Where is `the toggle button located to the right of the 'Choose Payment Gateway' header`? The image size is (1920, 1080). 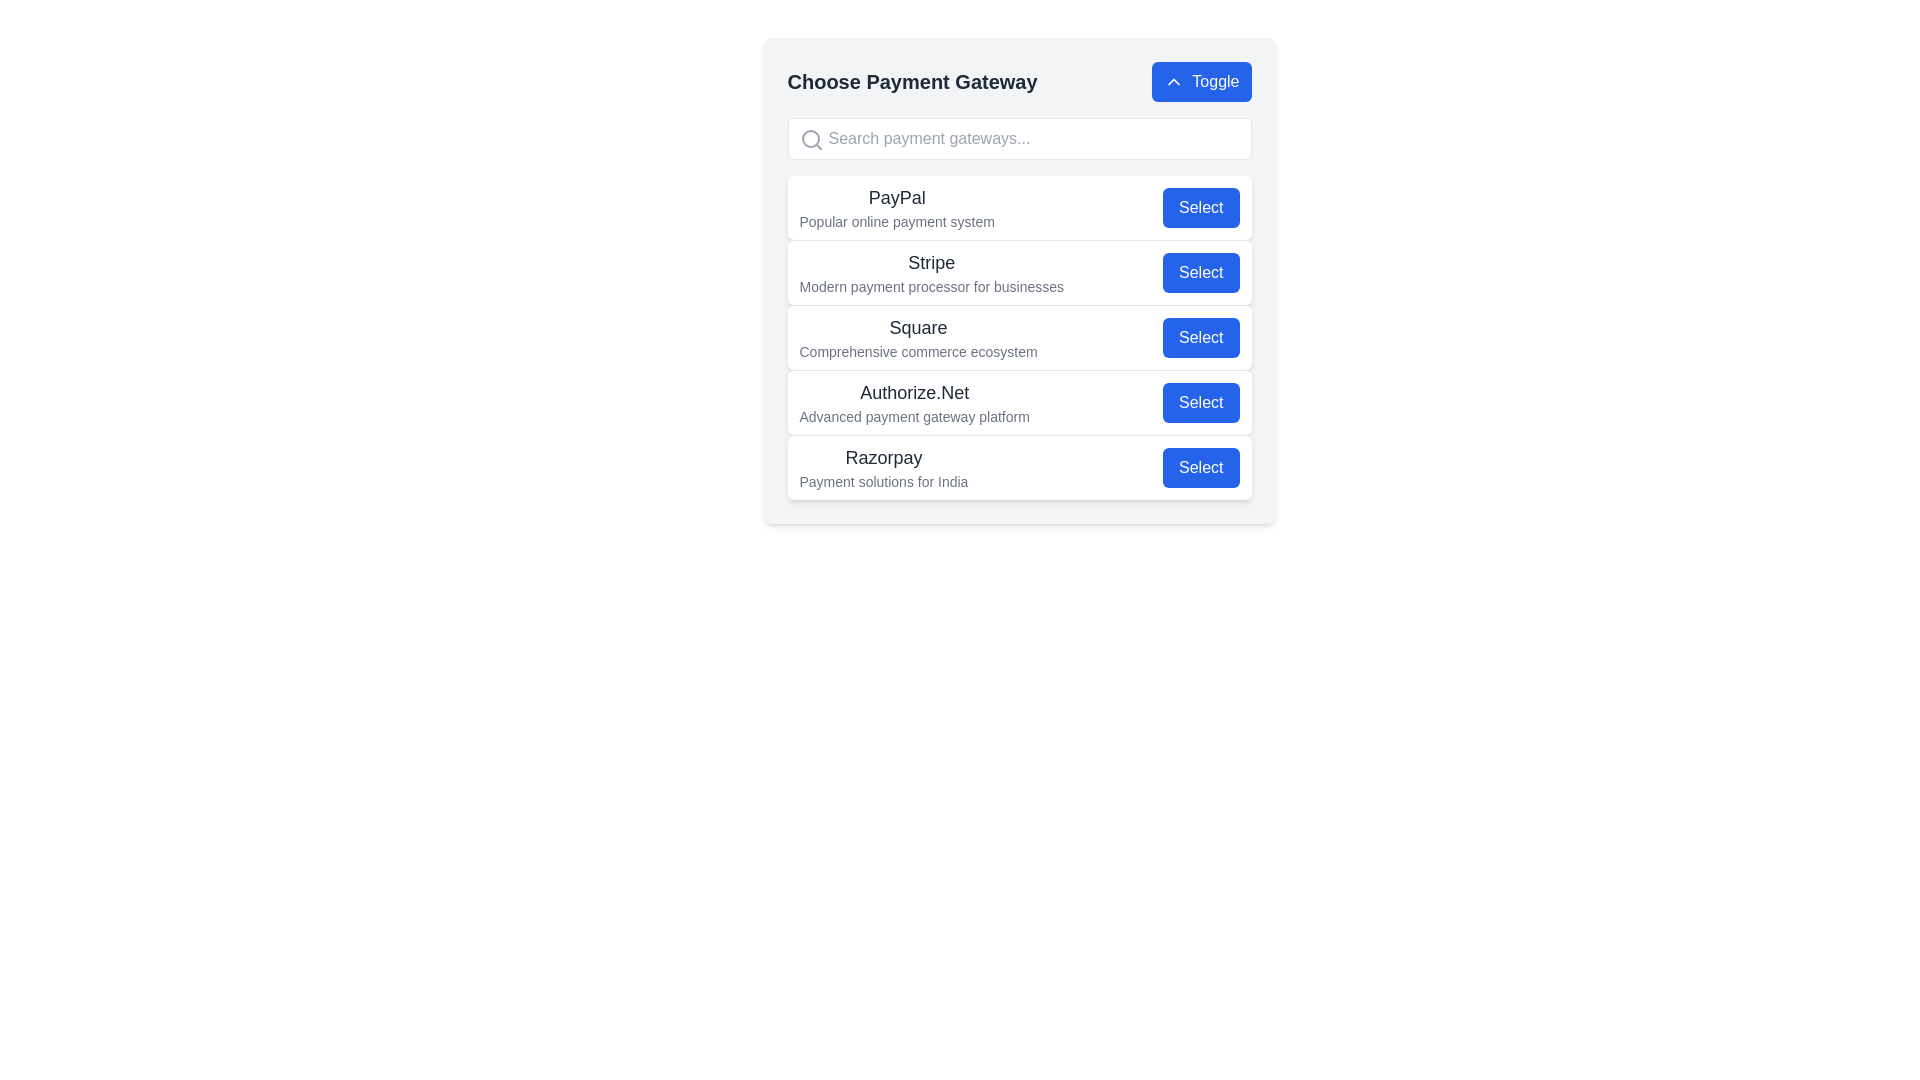 the toggle button located to the right of the 'Choose Payment Gateway' header is located at coordinates (1200, 80).